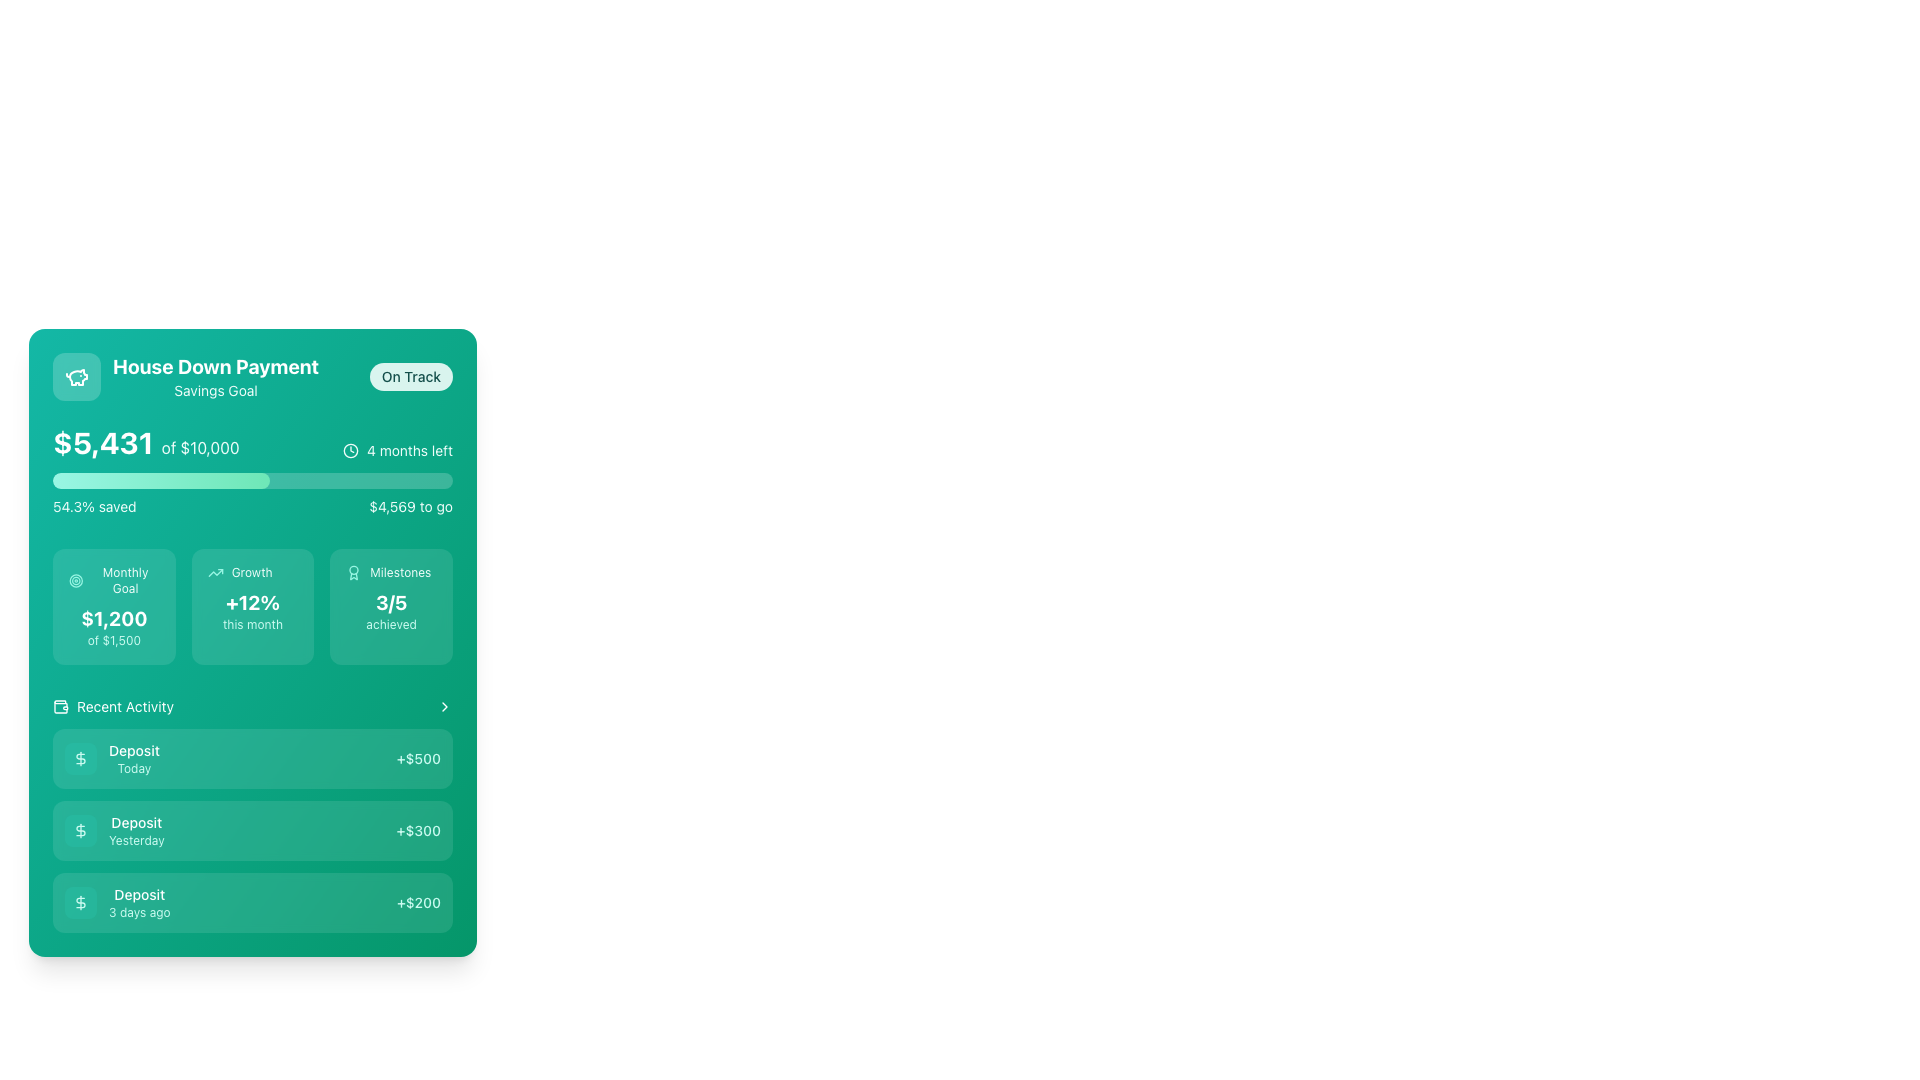 This screenshot has width=1920, height=1080. Describe the element at coordinates (417, 759) in the screenshot. I see `text displayed in the bottom-right section of the deposit record, which shows the amount deposited in a recent transaction` at that location.